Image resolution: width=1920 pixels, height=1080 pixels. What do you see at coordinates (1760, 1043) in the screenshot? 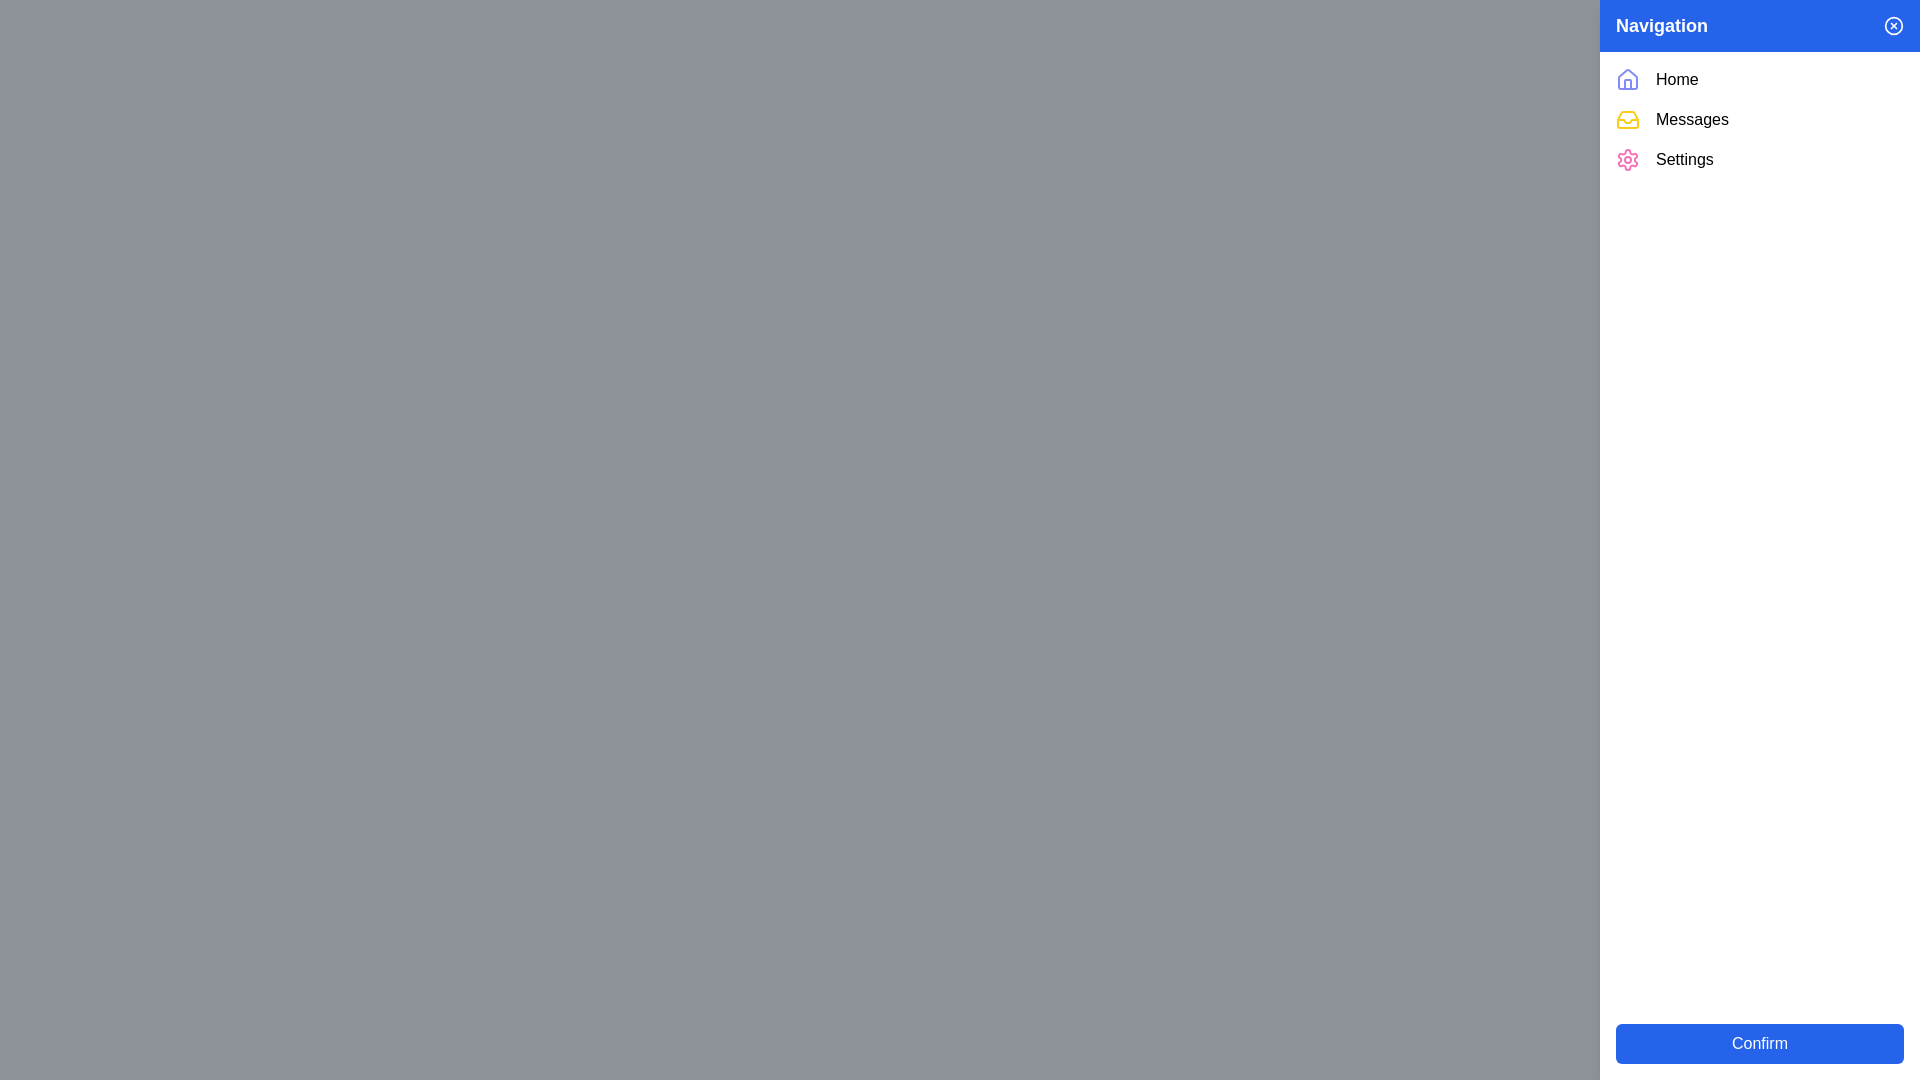
I see `the 'Confirm' button located at the bottom right corner of the interface to observe any appearance change` at bounding box center [1760, 1043].